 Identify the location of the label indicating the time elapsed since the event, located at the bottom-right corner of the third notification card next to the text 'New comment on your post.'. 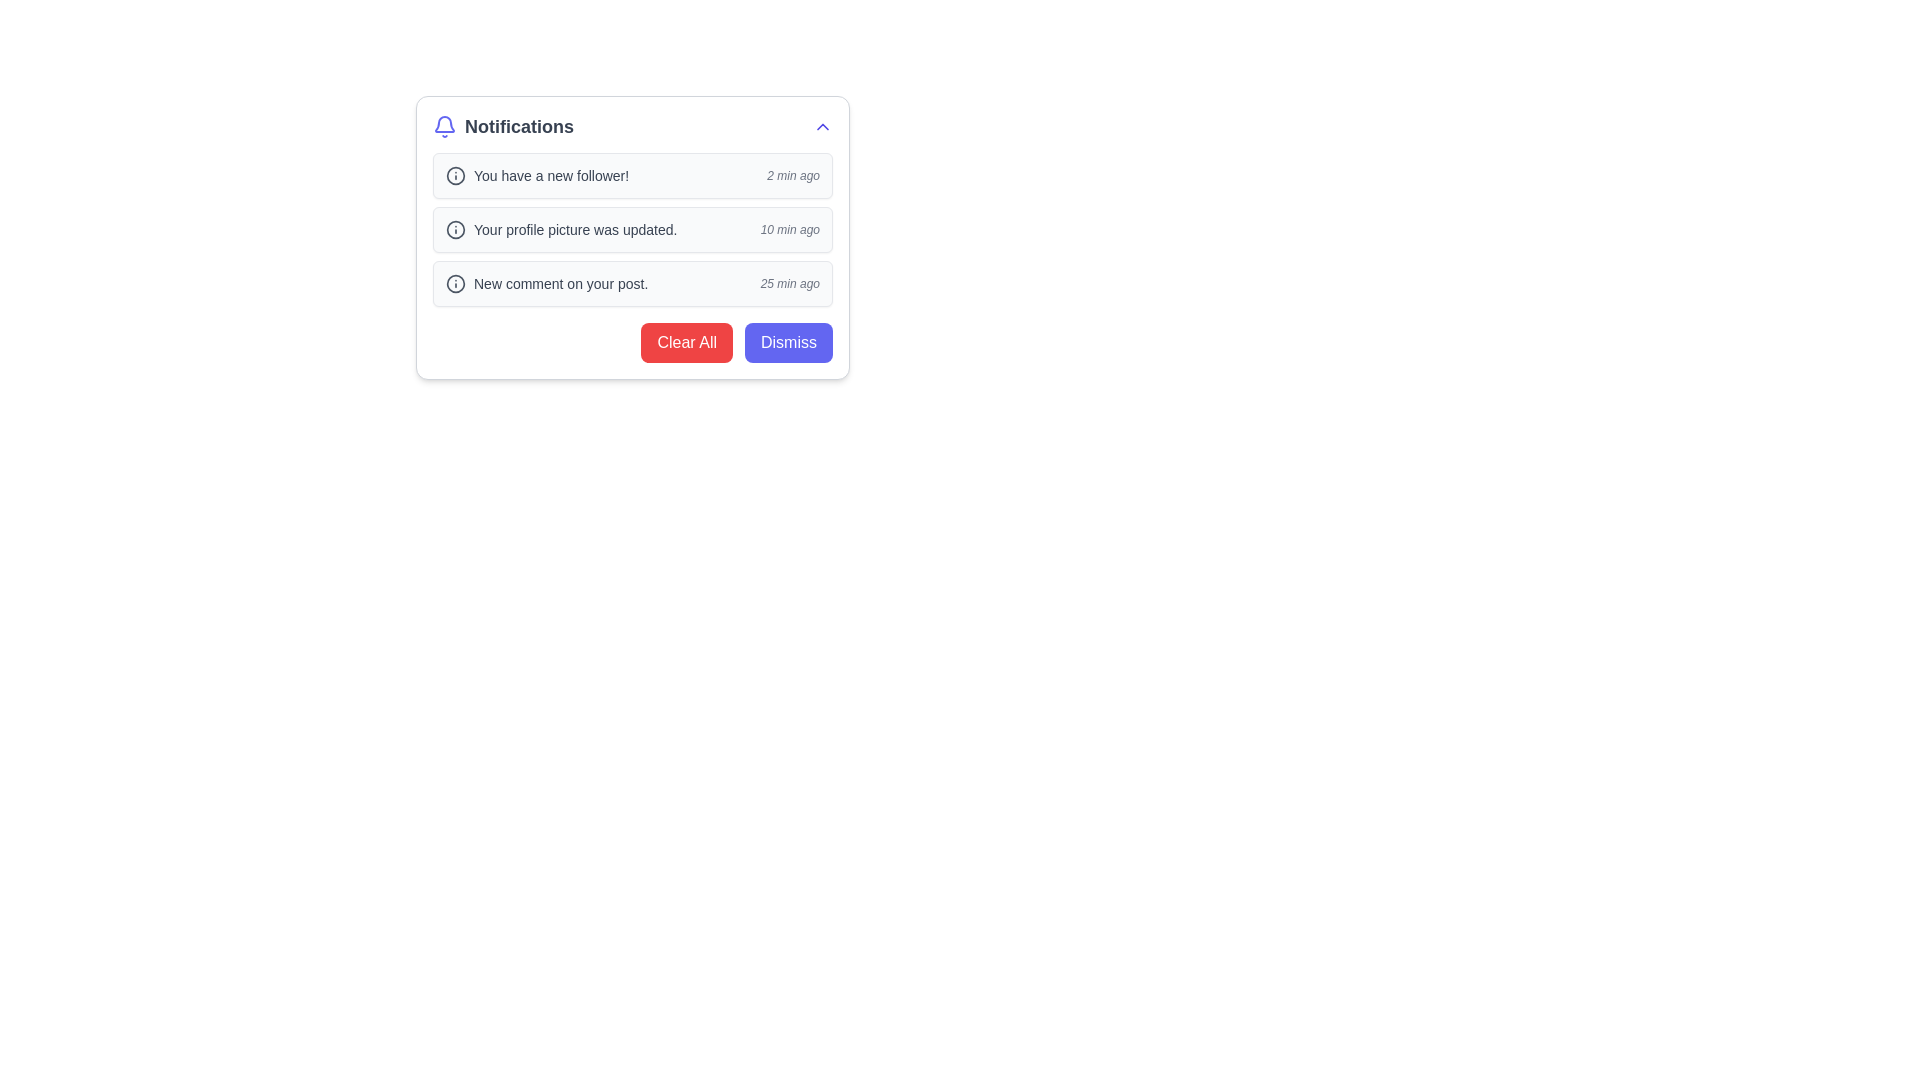
(789, 284).